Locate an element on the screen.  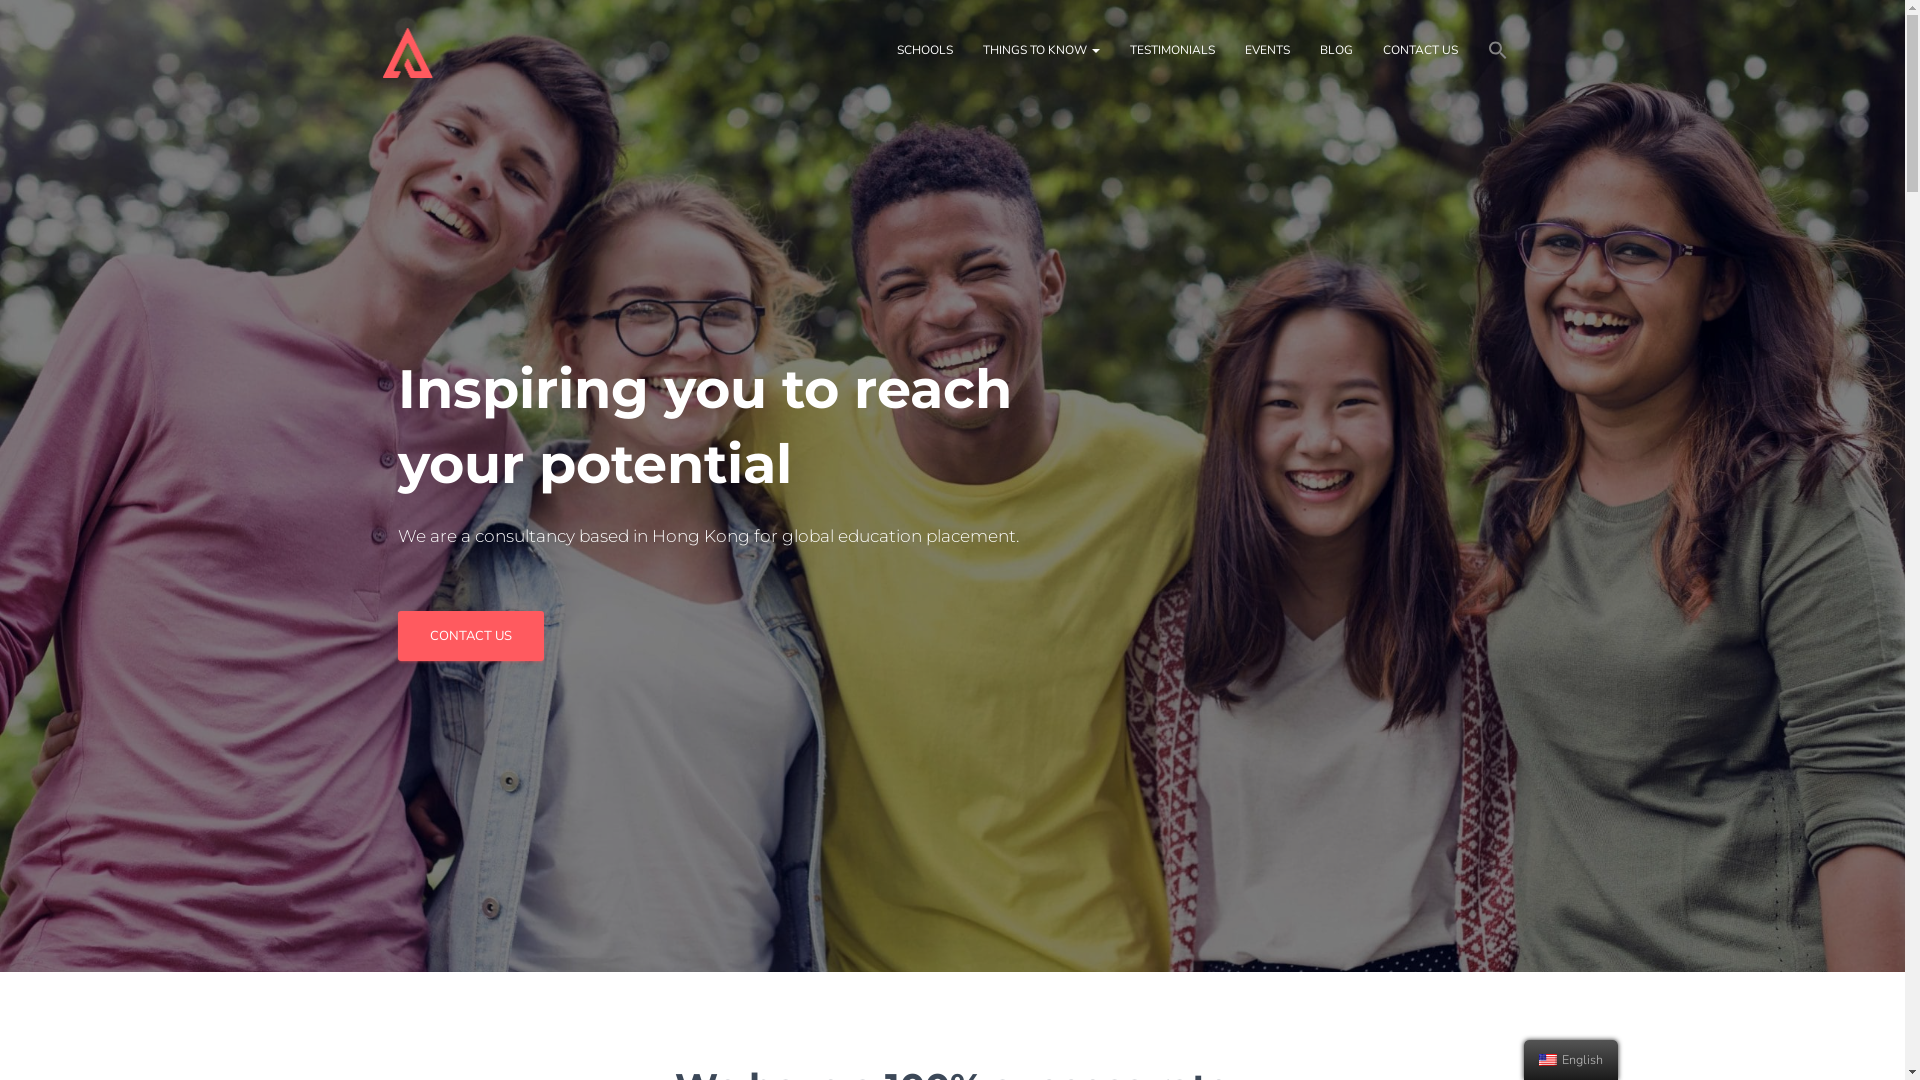
'English' is located at coordinates (1546, 1059).